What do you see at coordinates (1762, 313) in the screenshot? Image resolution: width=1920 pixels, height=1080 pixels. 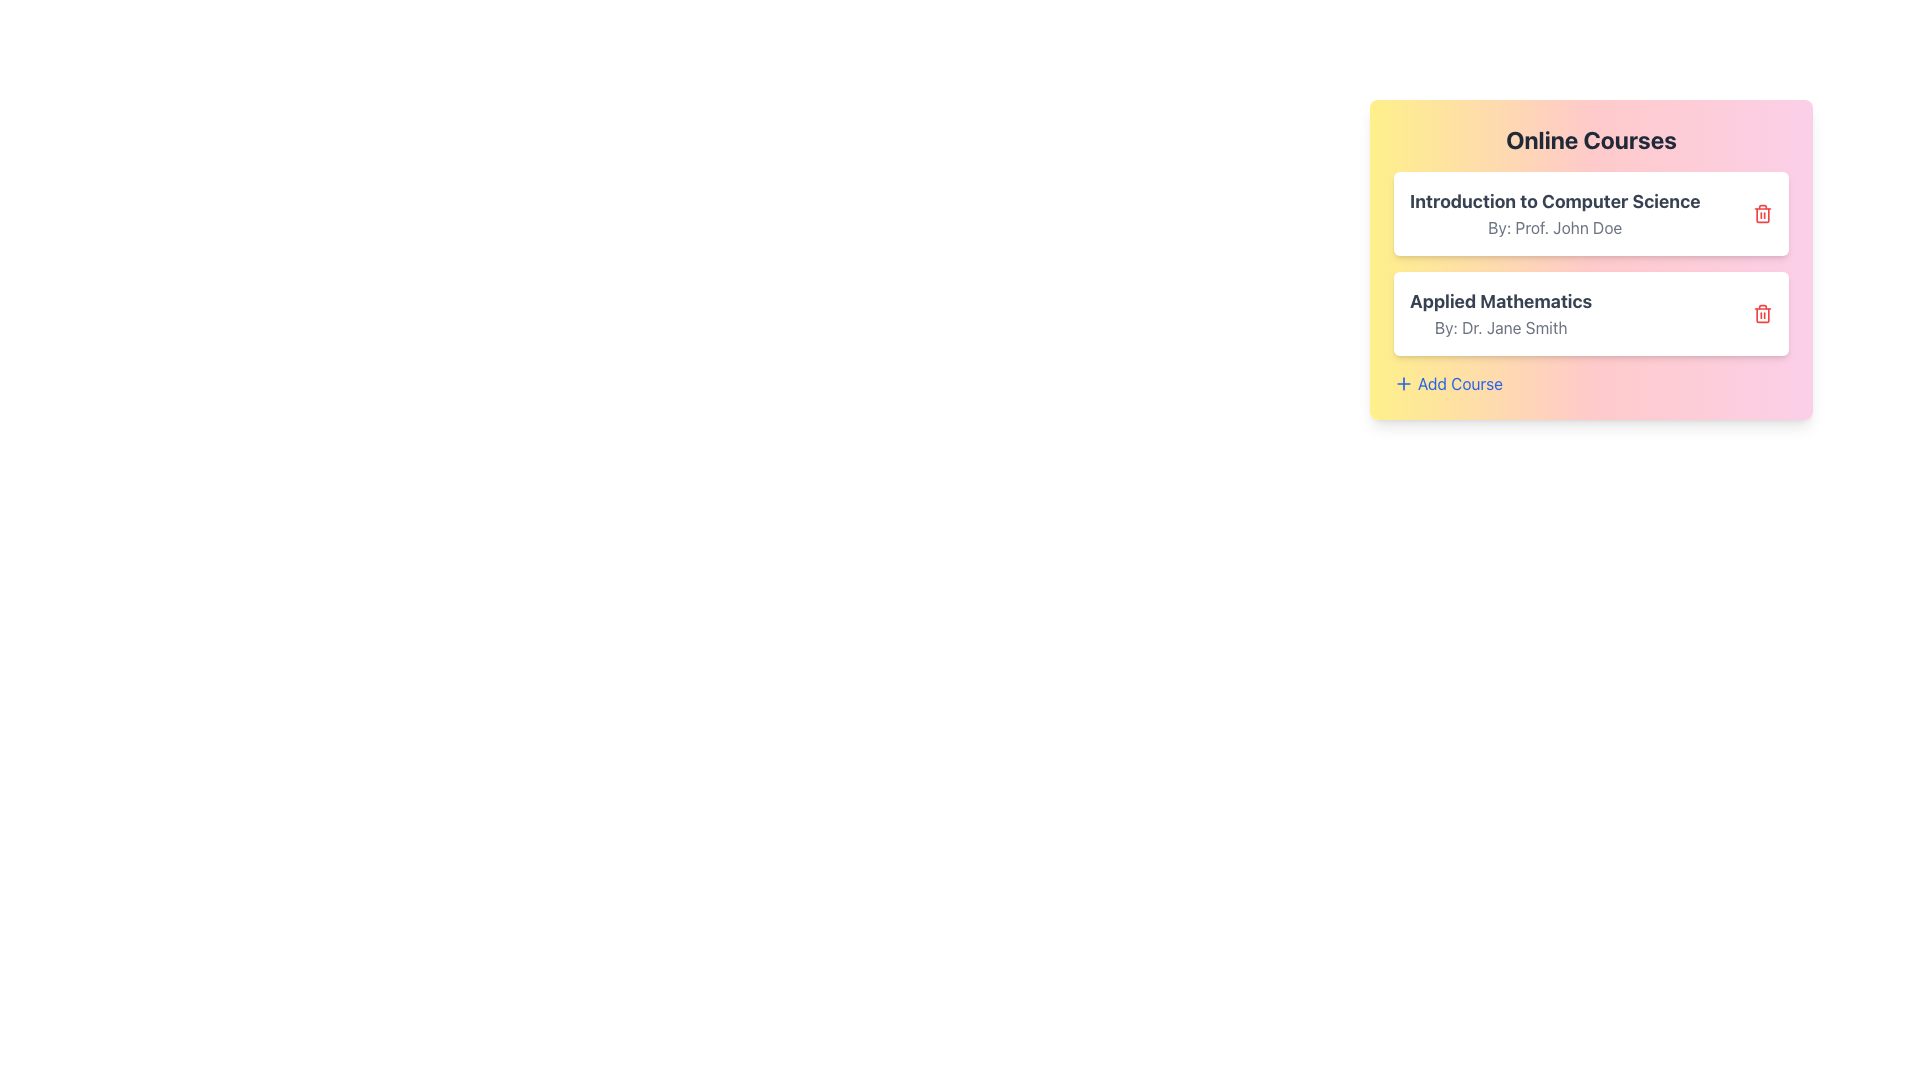 I see `the delete icon for the 'Applied Mathematics' course entry` at bounding box center [1762, 313].